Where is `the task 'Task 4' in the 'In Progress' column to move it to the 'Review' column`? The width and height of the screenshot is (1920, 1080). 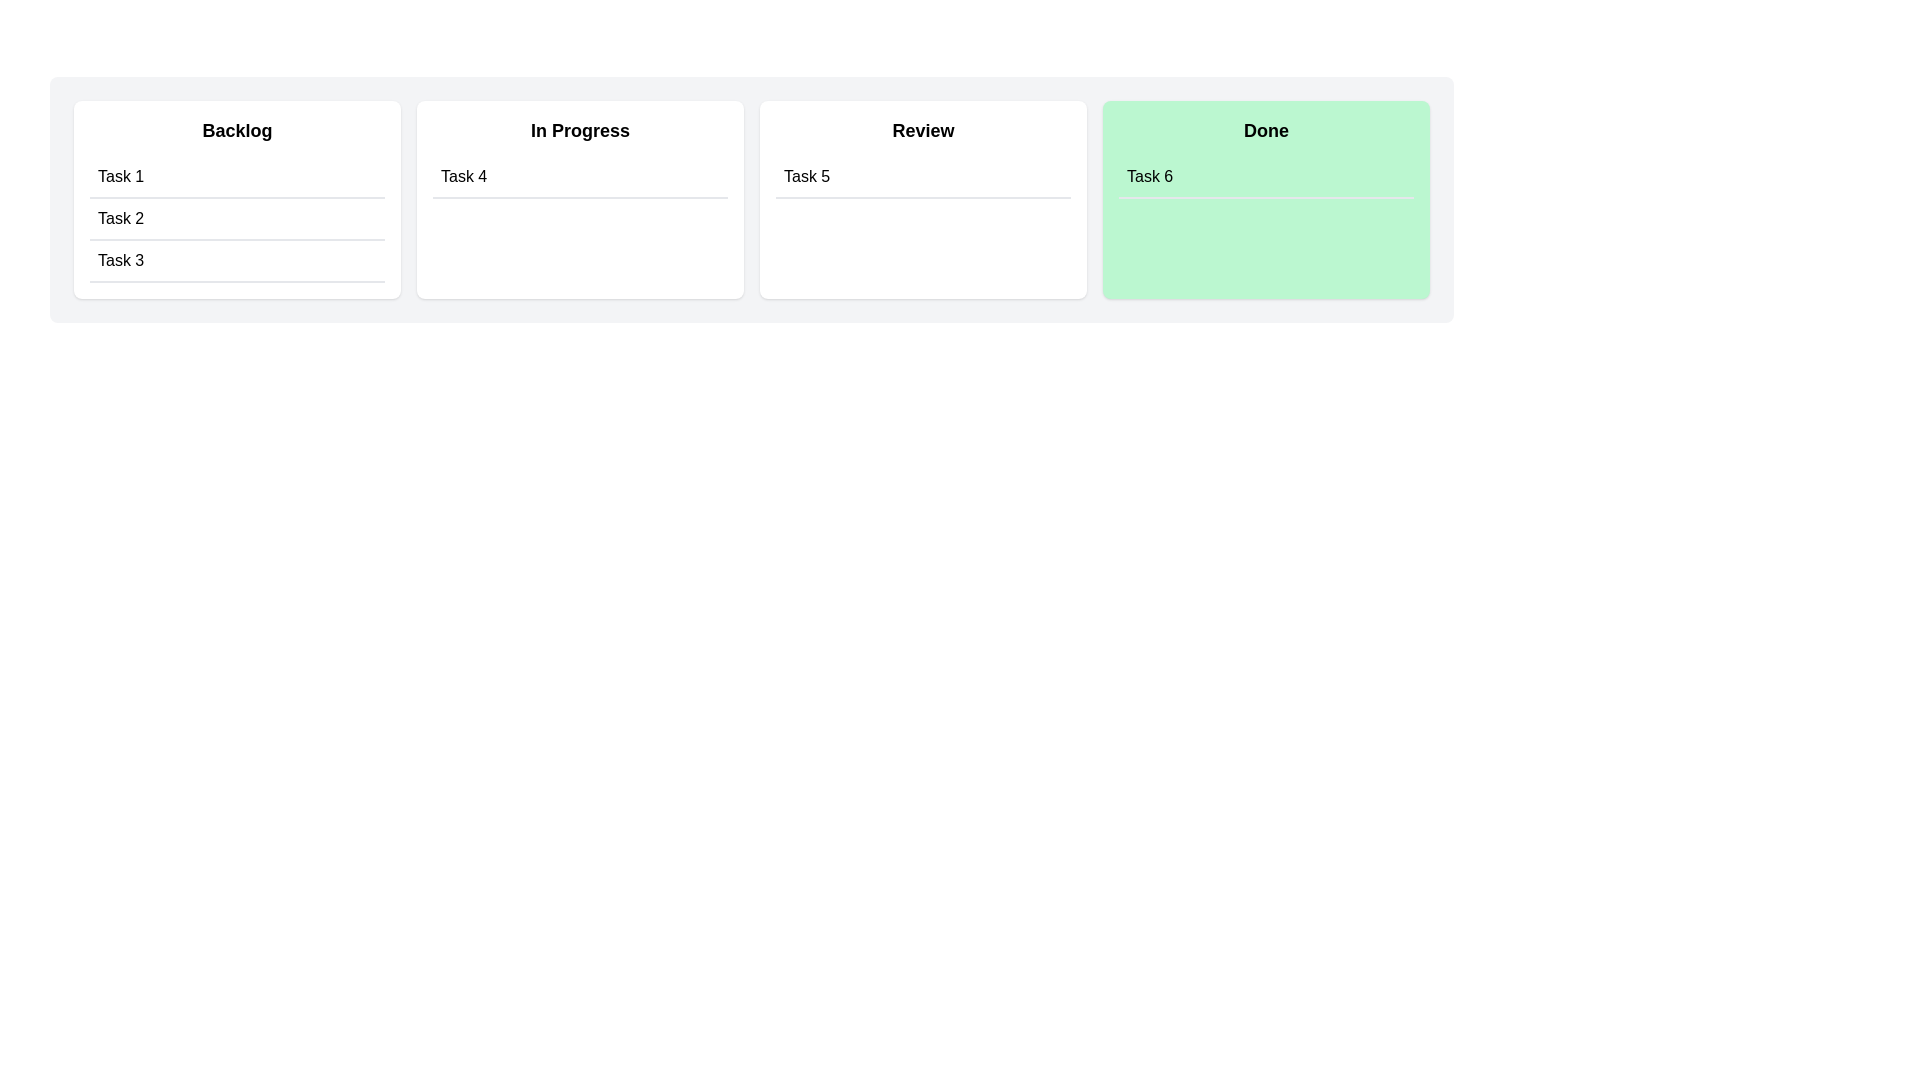
the task 'Task 4' in the 'In Progress' column to move it to the 'Review' column is located at coordinates (579, 176).